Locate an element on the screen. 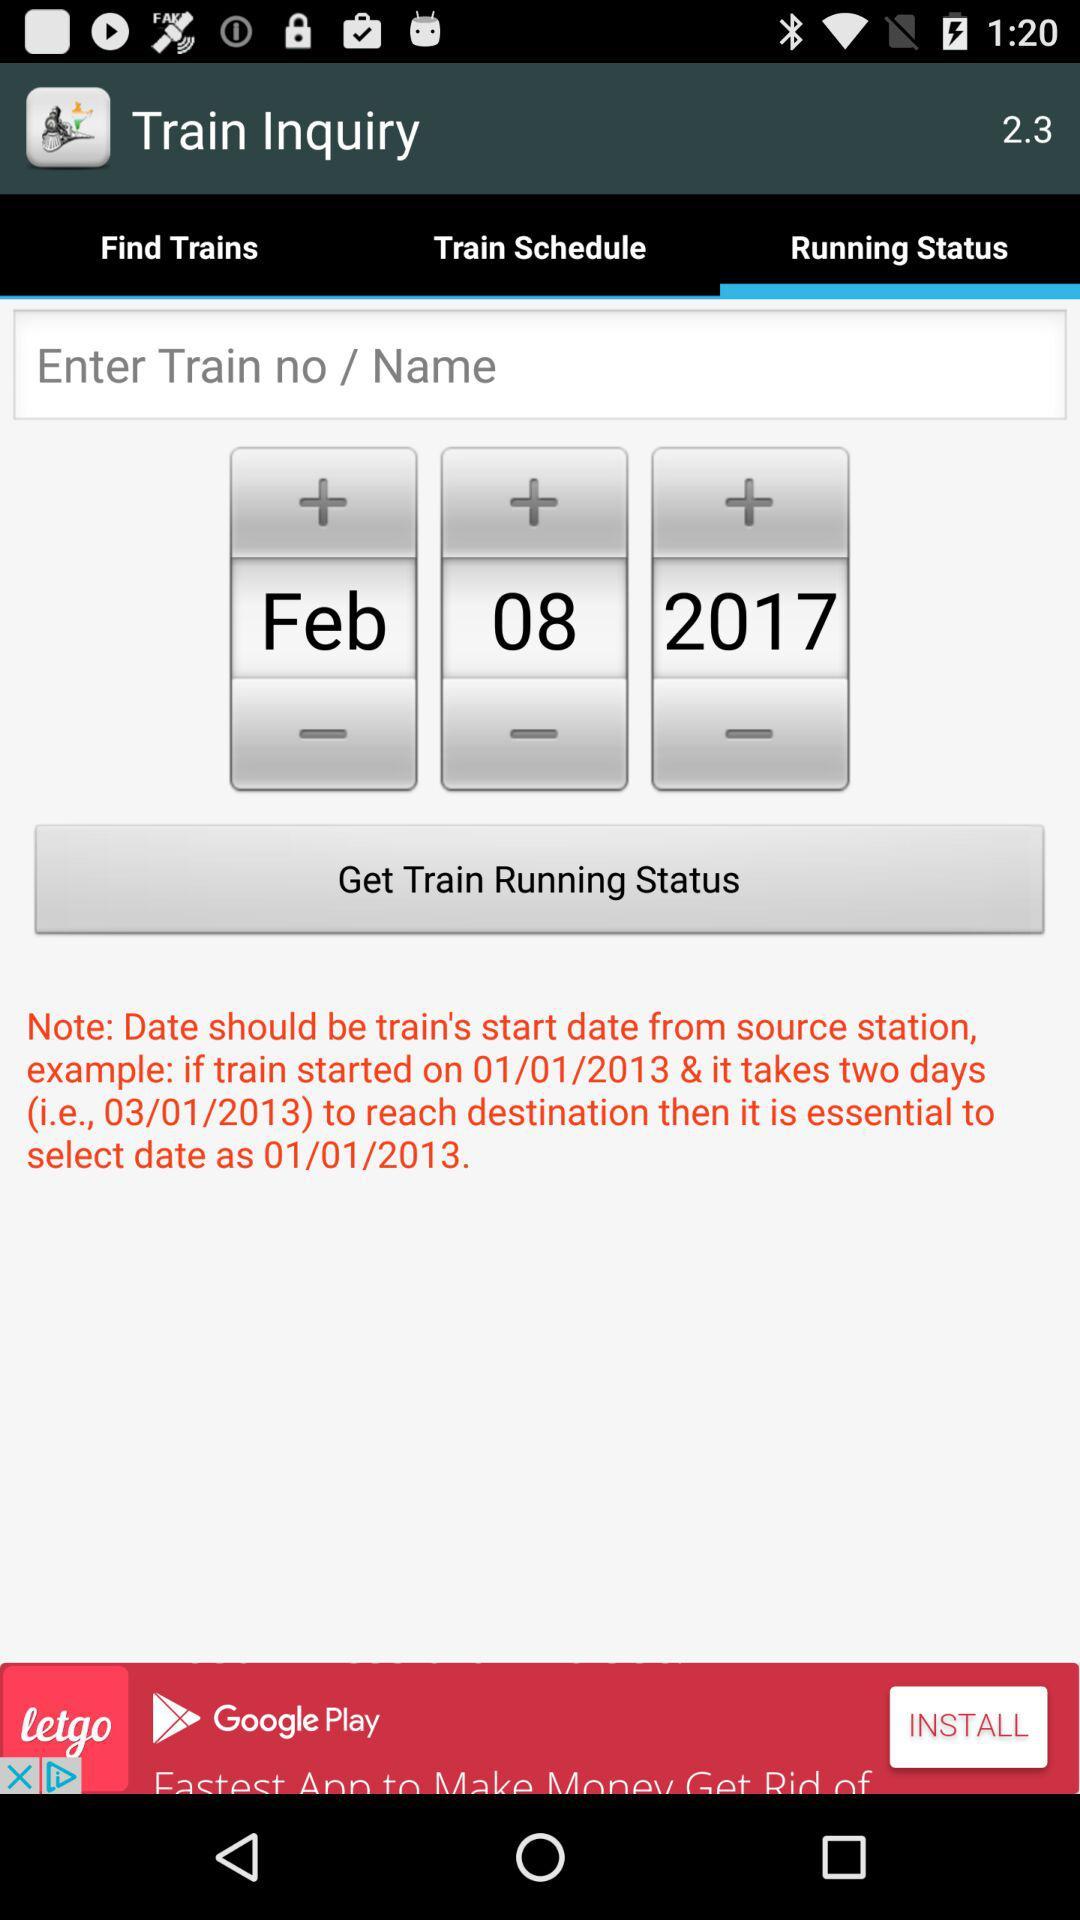  button get train running status is located at coordinates (540, 883).